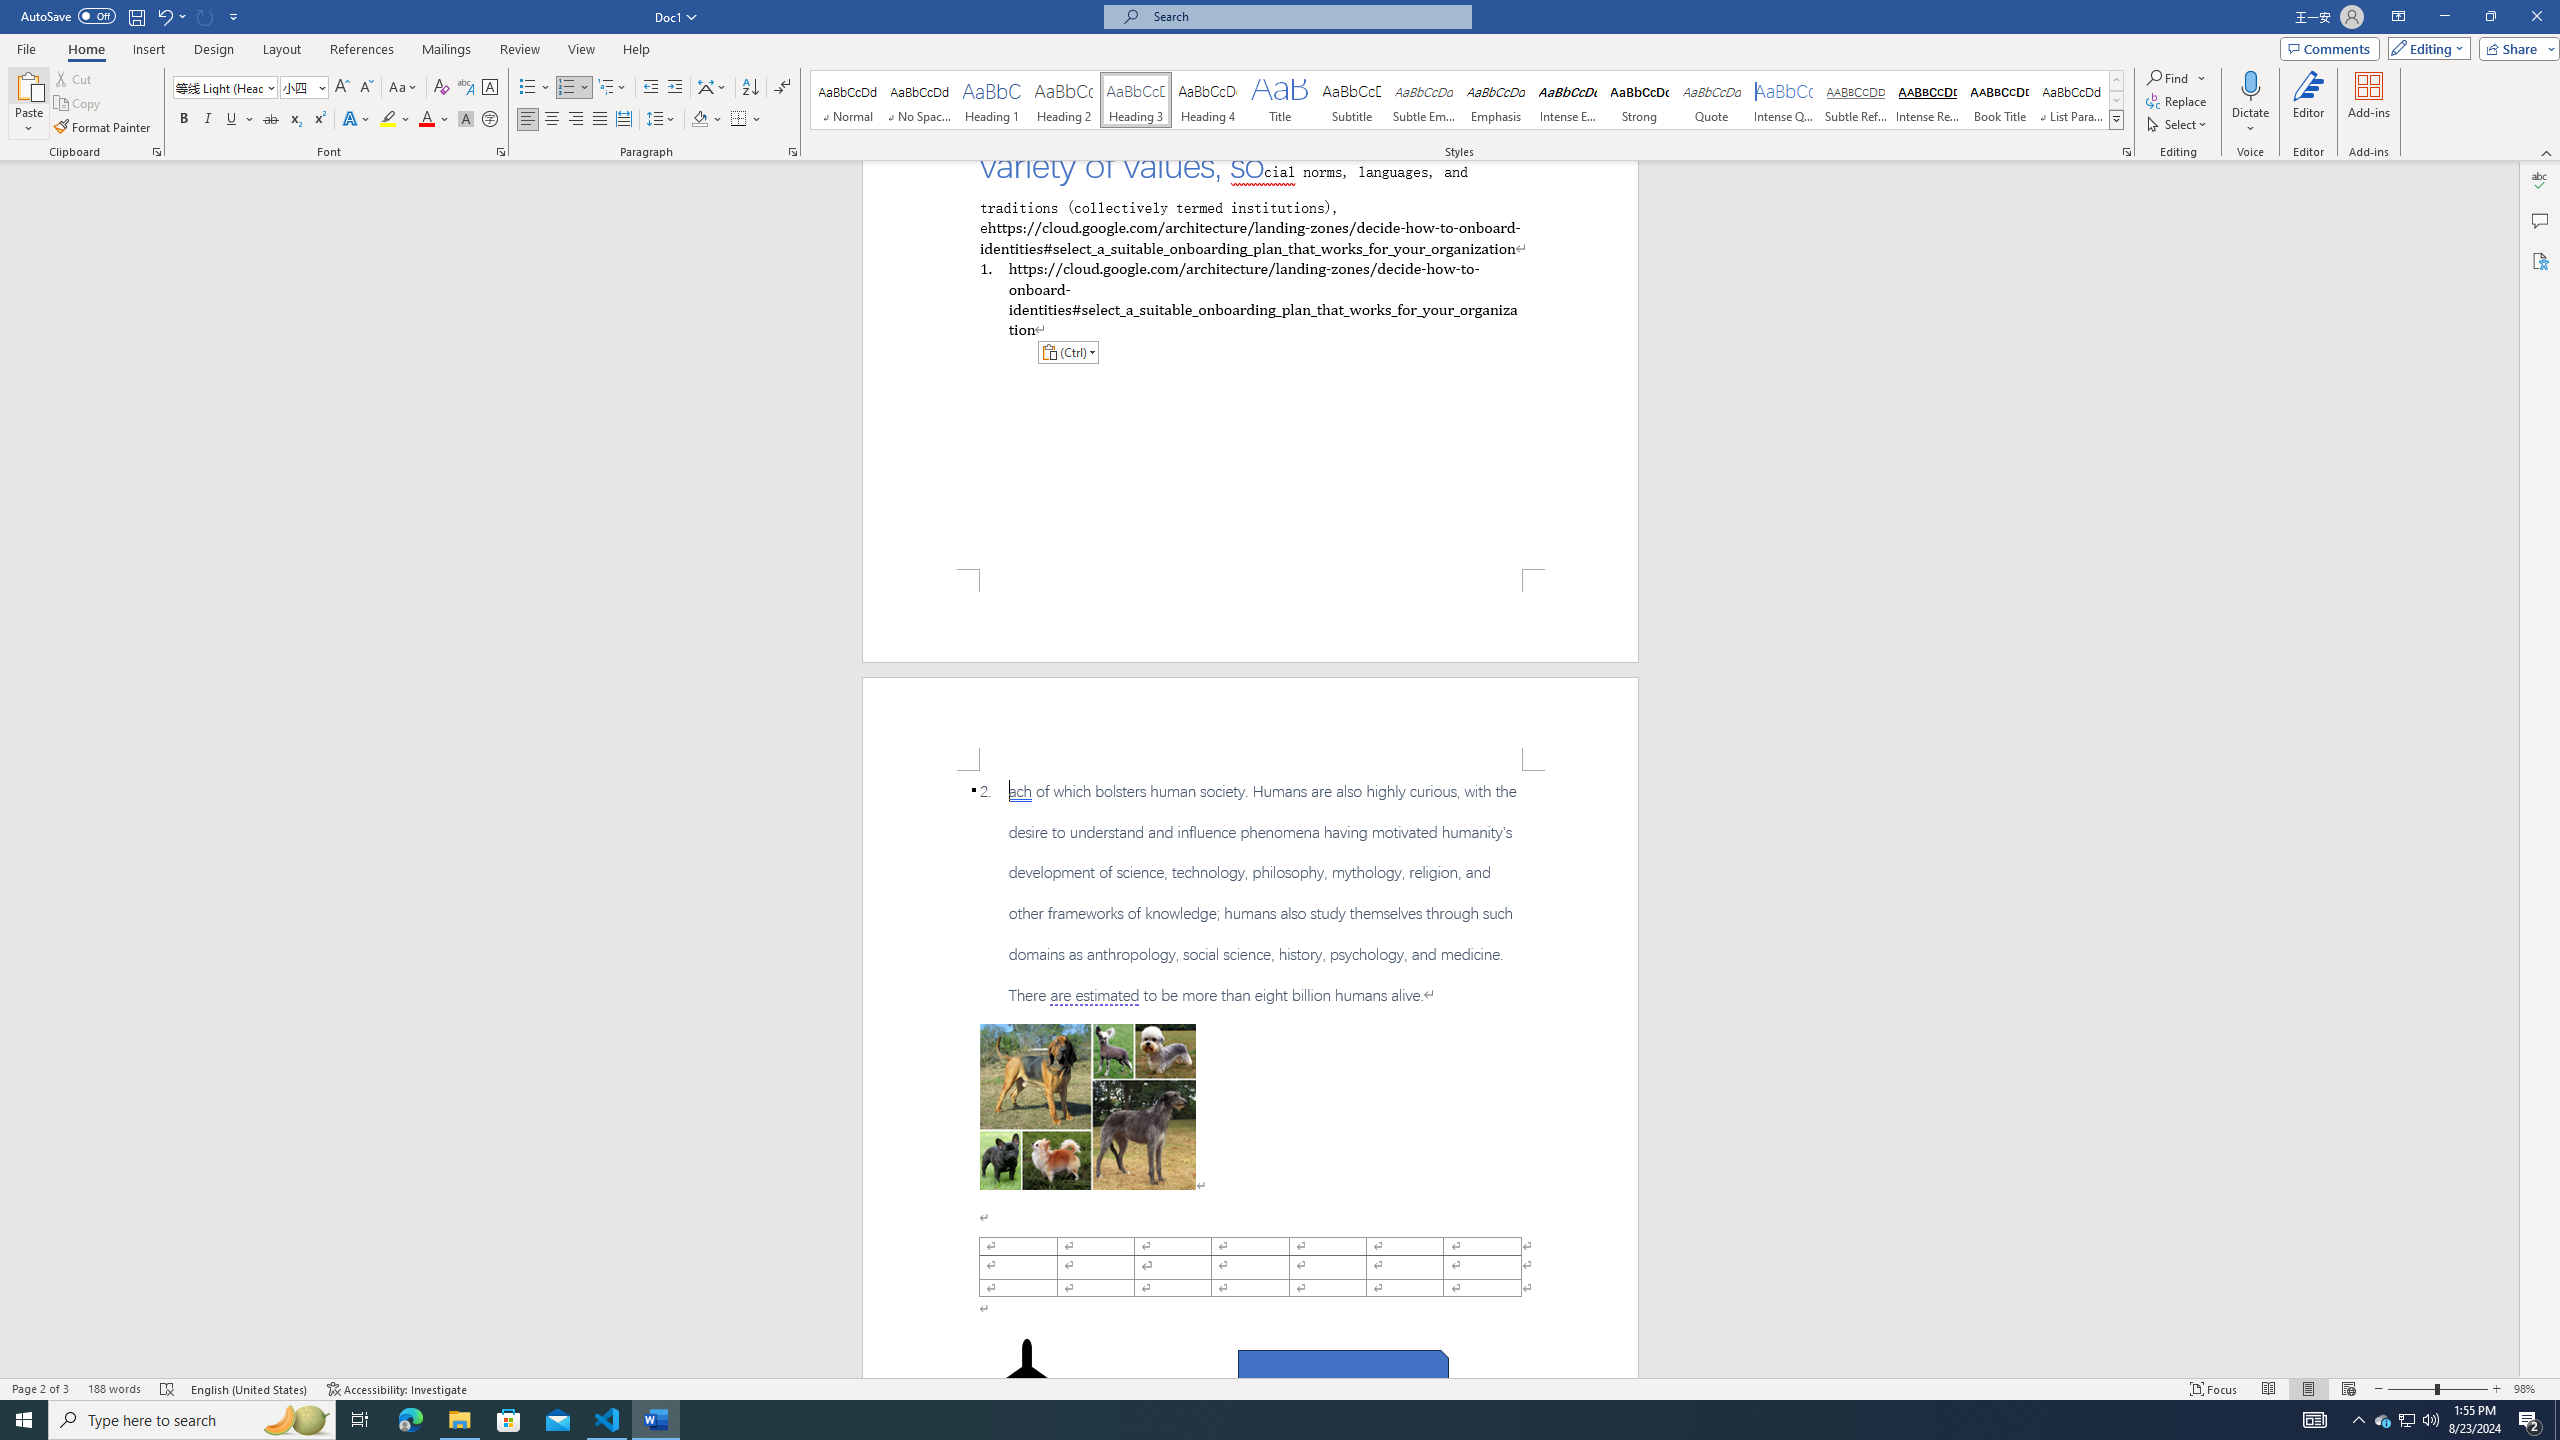 The height and width of the screenshot is (1440, 2560). Describe the element at coordinates (207, 118) in the screenshot. I see `'Italic'` at that location.